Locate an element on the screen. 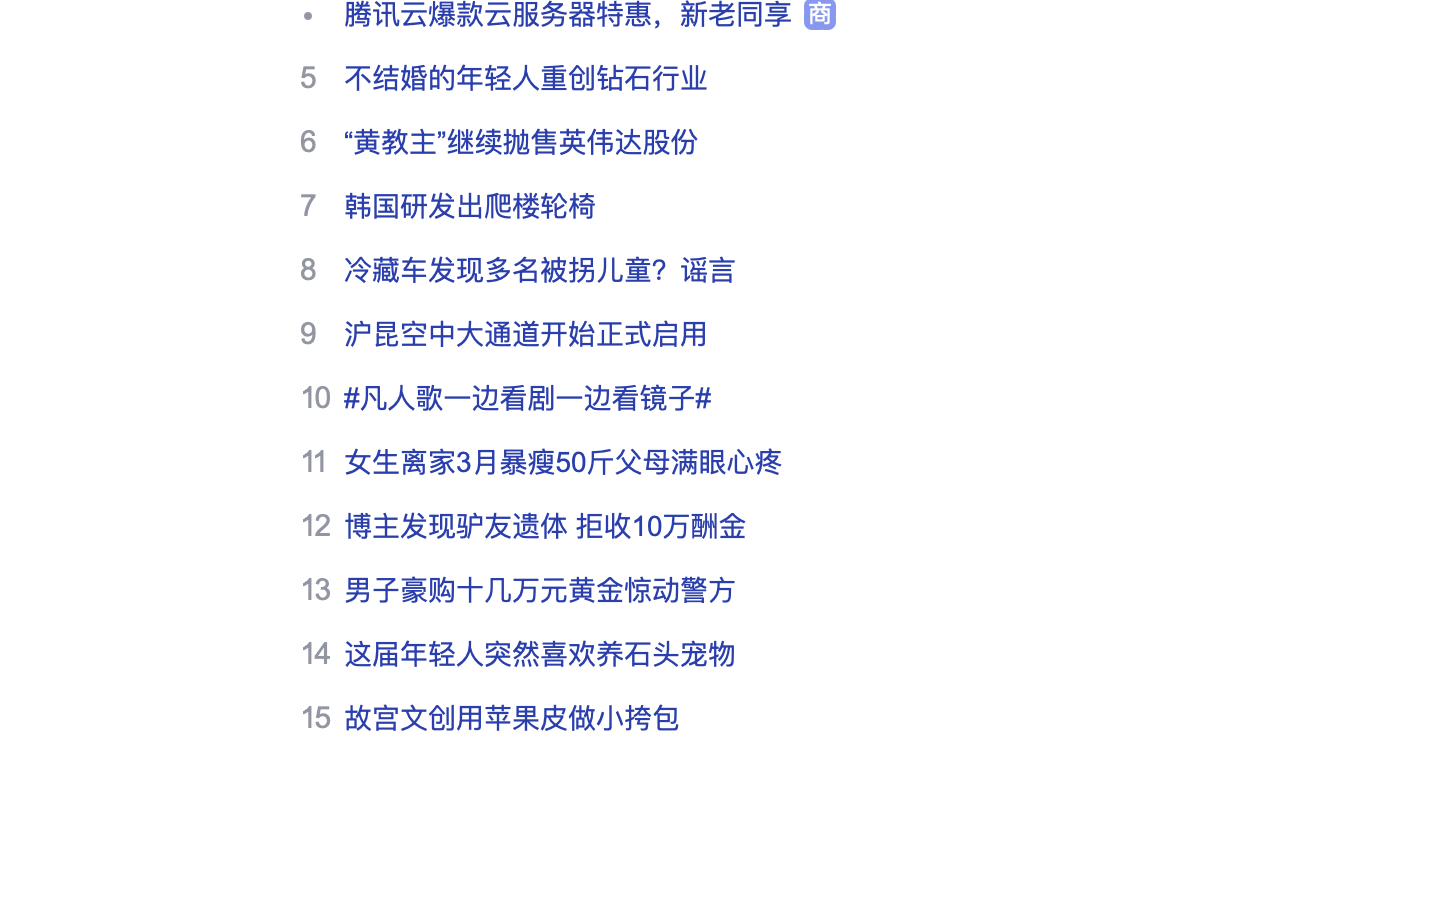 This screenshot has height=900, width=1440. '13' is located at coordinates (315, 588).